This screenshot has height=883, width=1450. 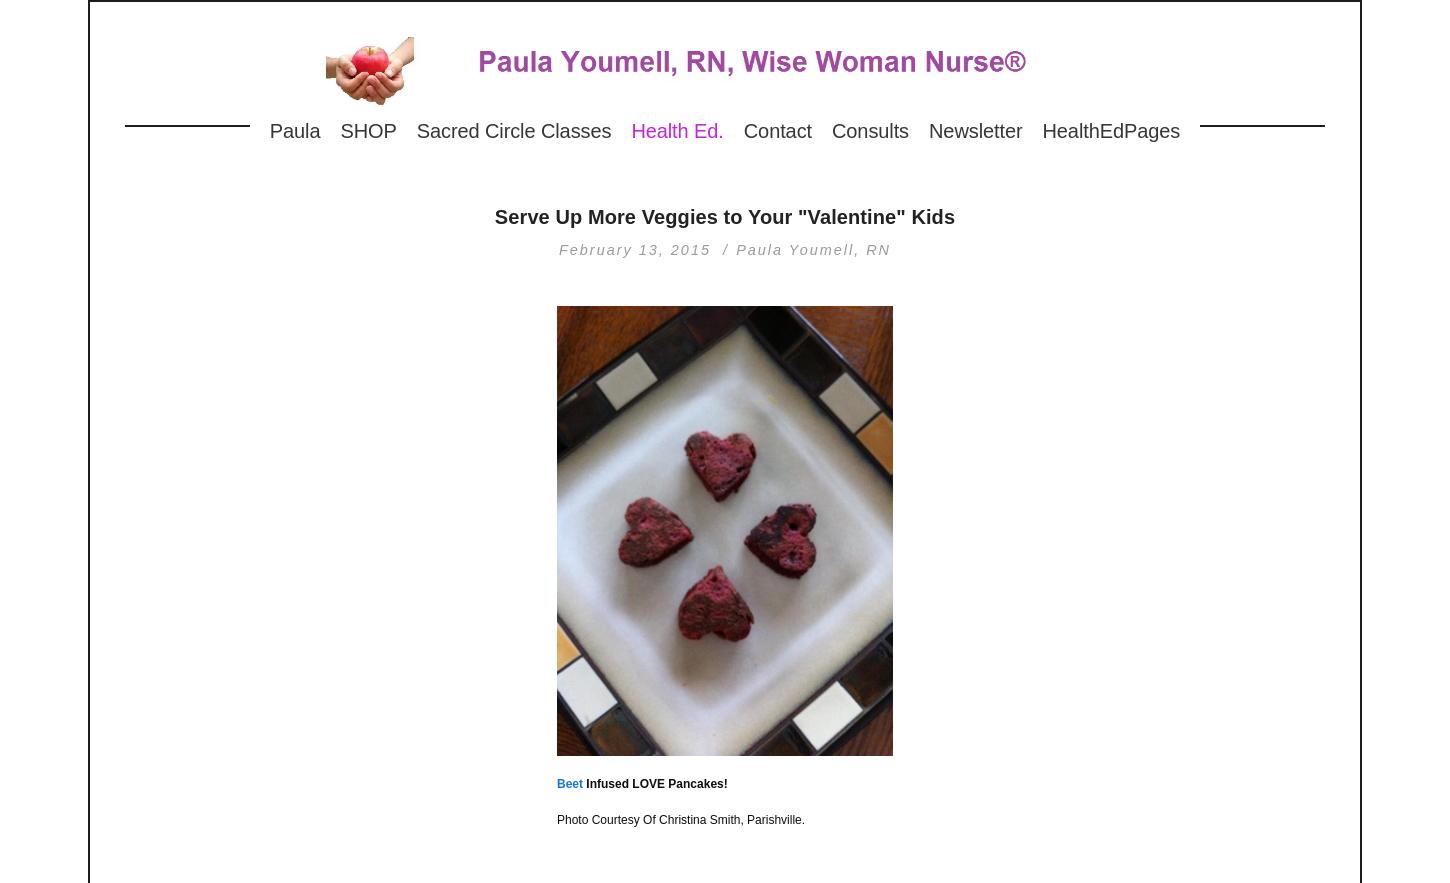 I want to click on 'Paula', so click(x=294, y=130).